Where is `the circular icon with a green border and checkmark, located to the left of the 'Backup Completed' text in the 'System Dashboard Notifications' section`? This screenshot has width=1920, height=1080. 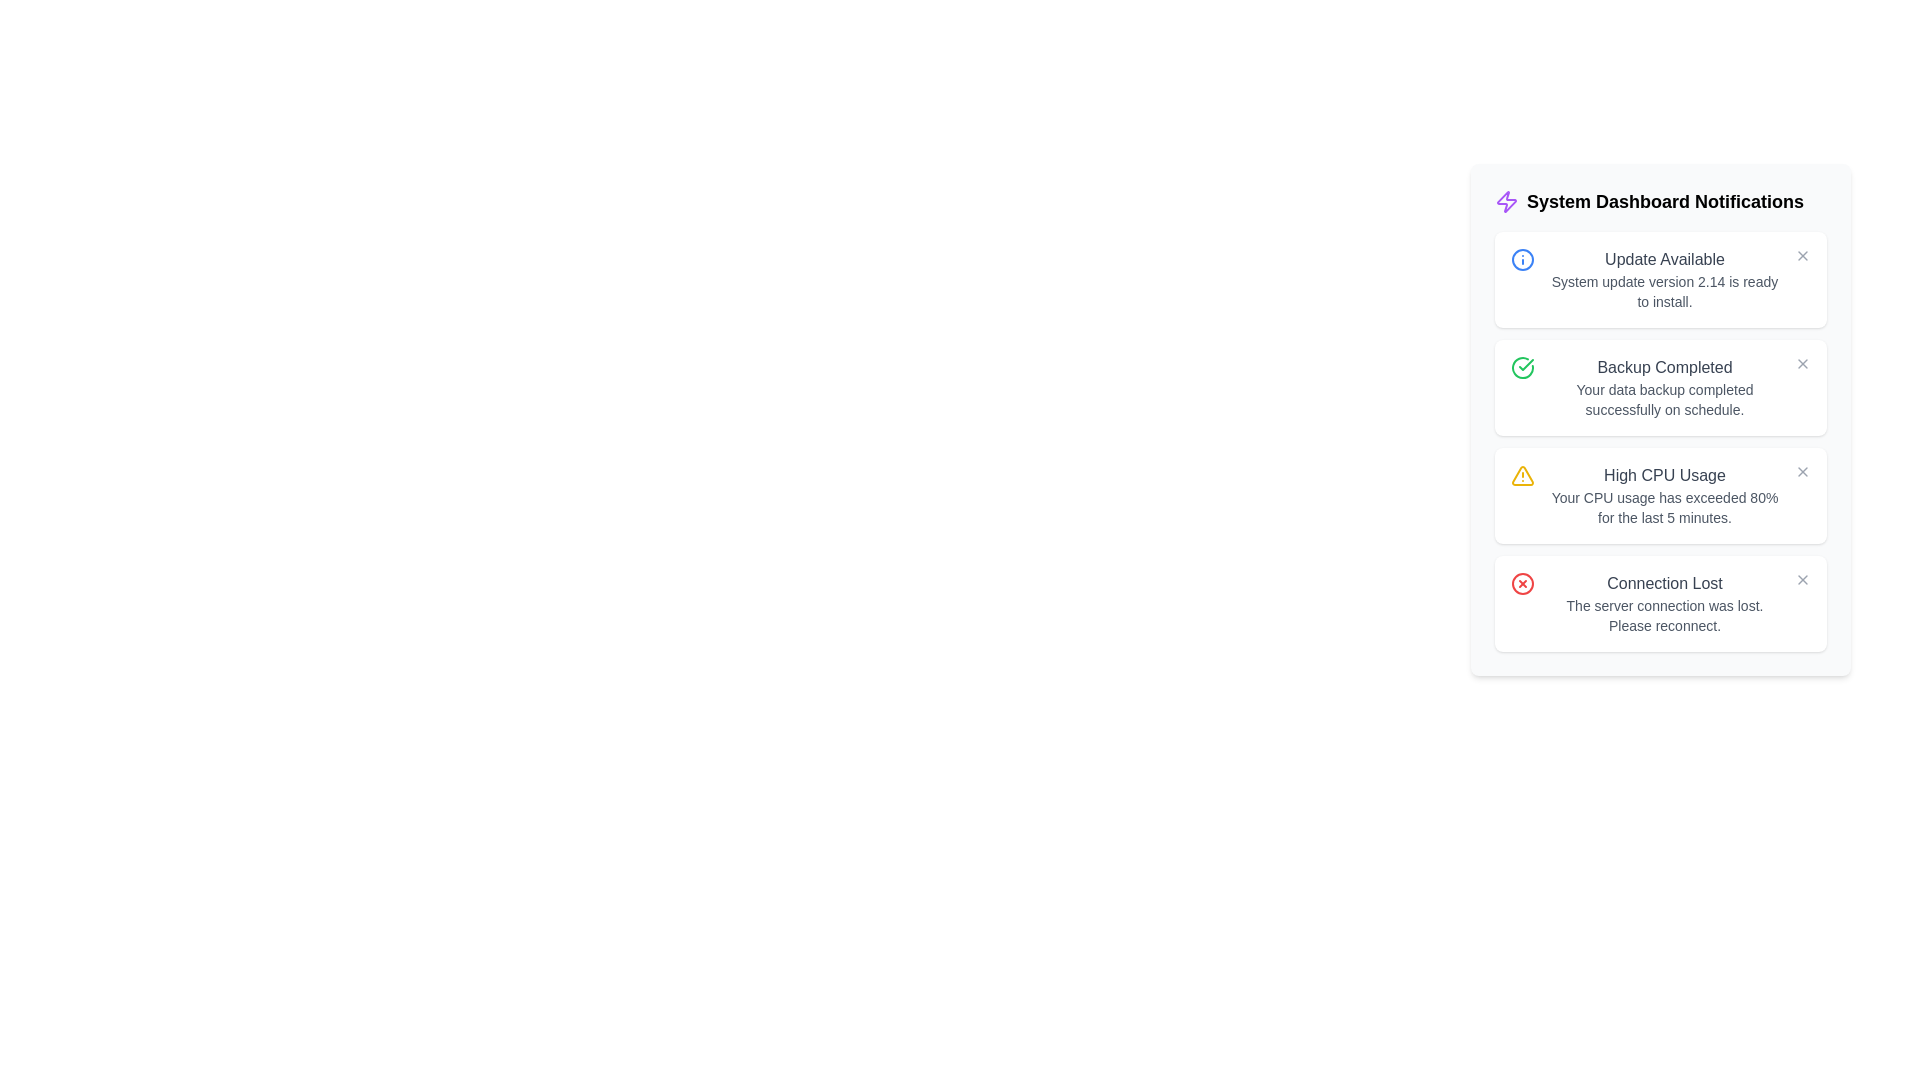
the circular icon with a green border and checkmark, located to the left of the 'Backup Completed' text in the 'System Dashboard Notifications' section is located at coordinates (1521, 367).